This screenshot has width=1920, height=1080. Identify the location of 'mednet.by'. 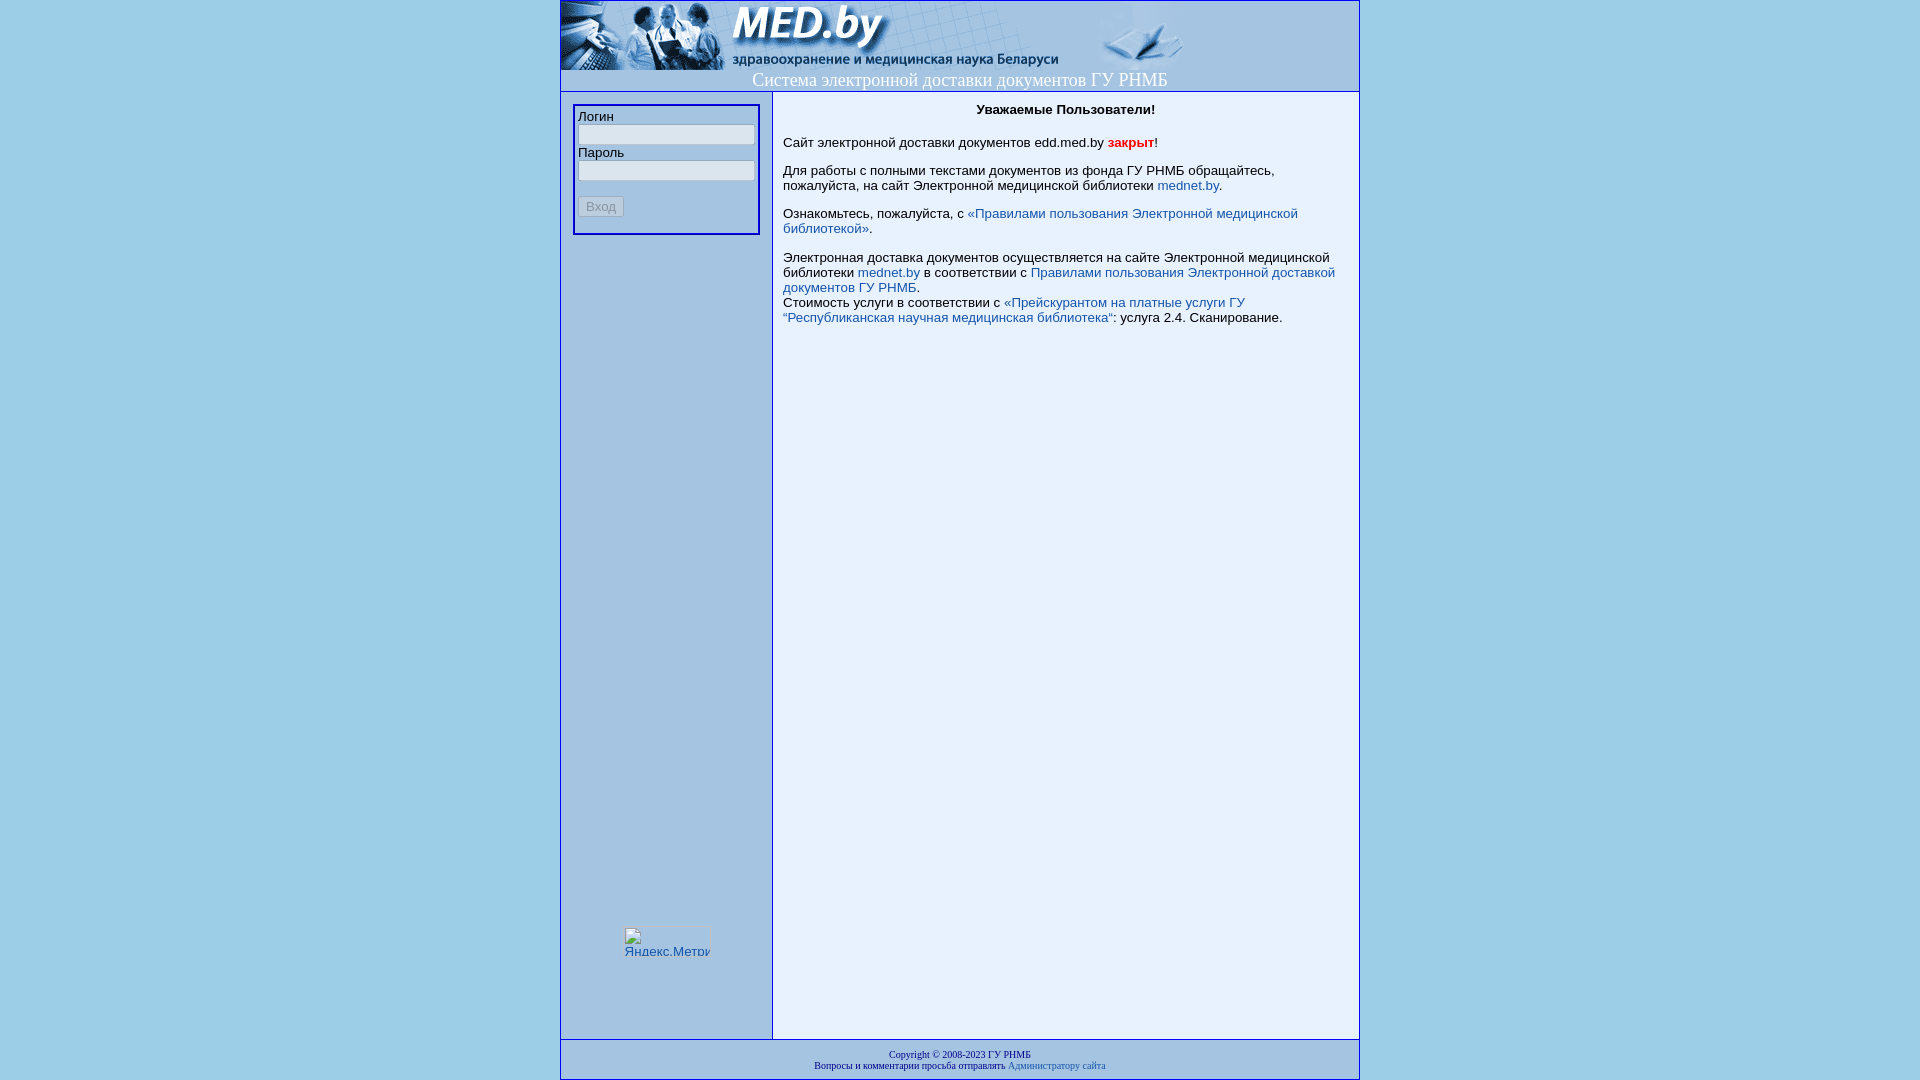
(887, 272).